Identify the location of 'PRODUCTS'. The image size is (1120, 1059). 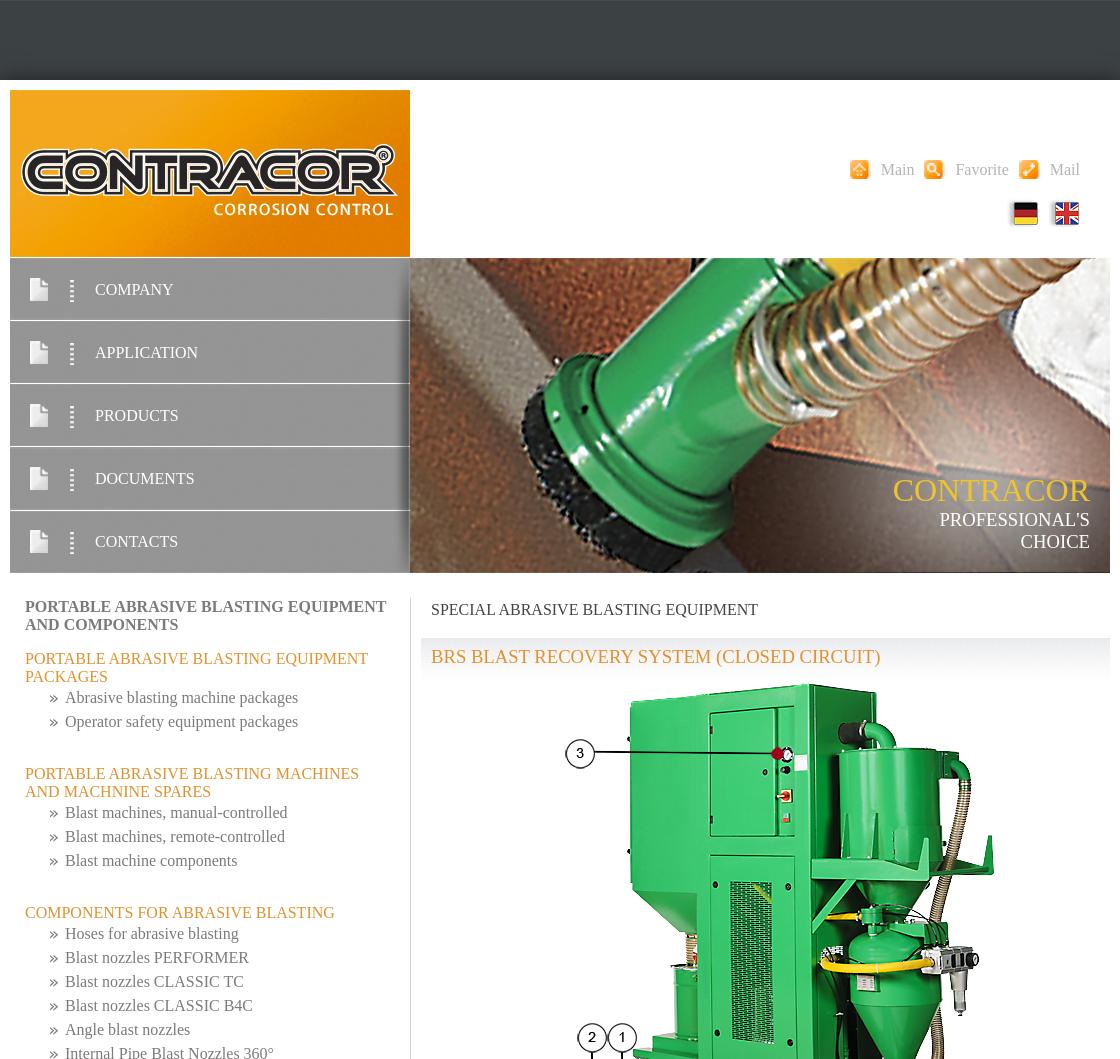
(136, 414).